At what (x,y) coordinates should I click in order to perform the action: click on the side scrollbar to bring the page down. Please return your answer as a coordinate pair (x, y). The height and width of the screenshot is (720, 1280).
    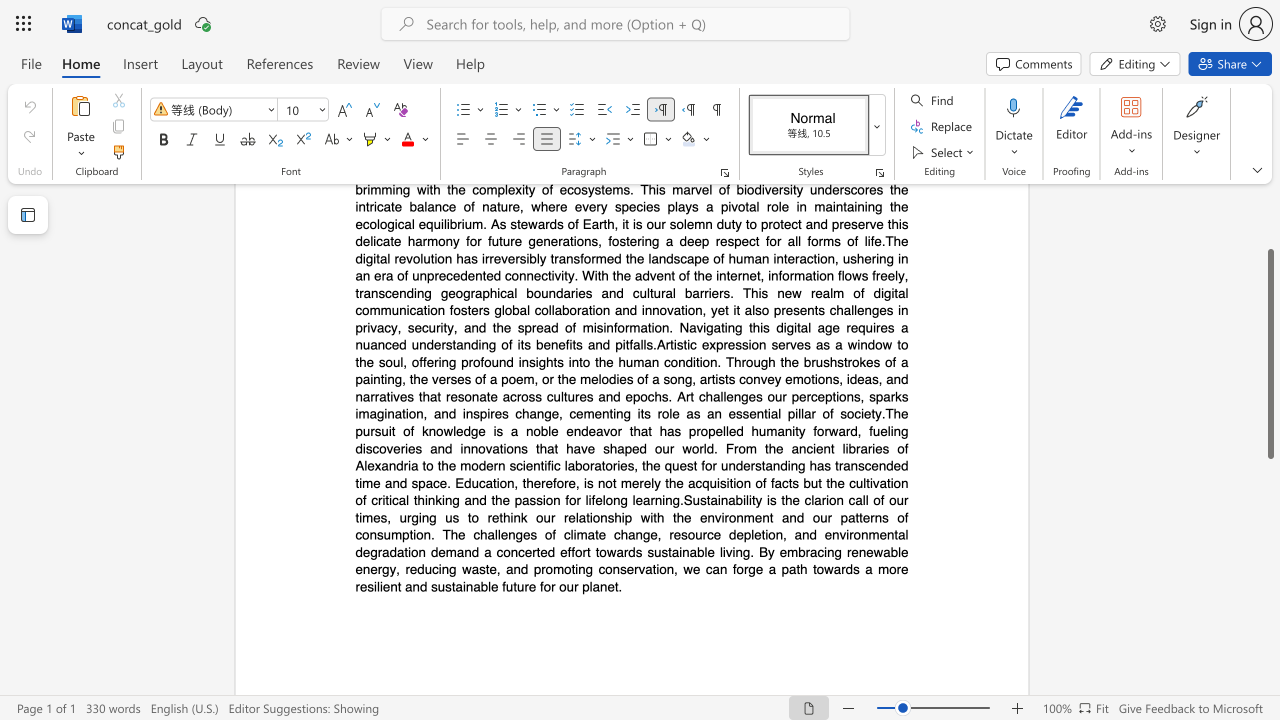
    Looking at the image, I should click on (1269, 630).